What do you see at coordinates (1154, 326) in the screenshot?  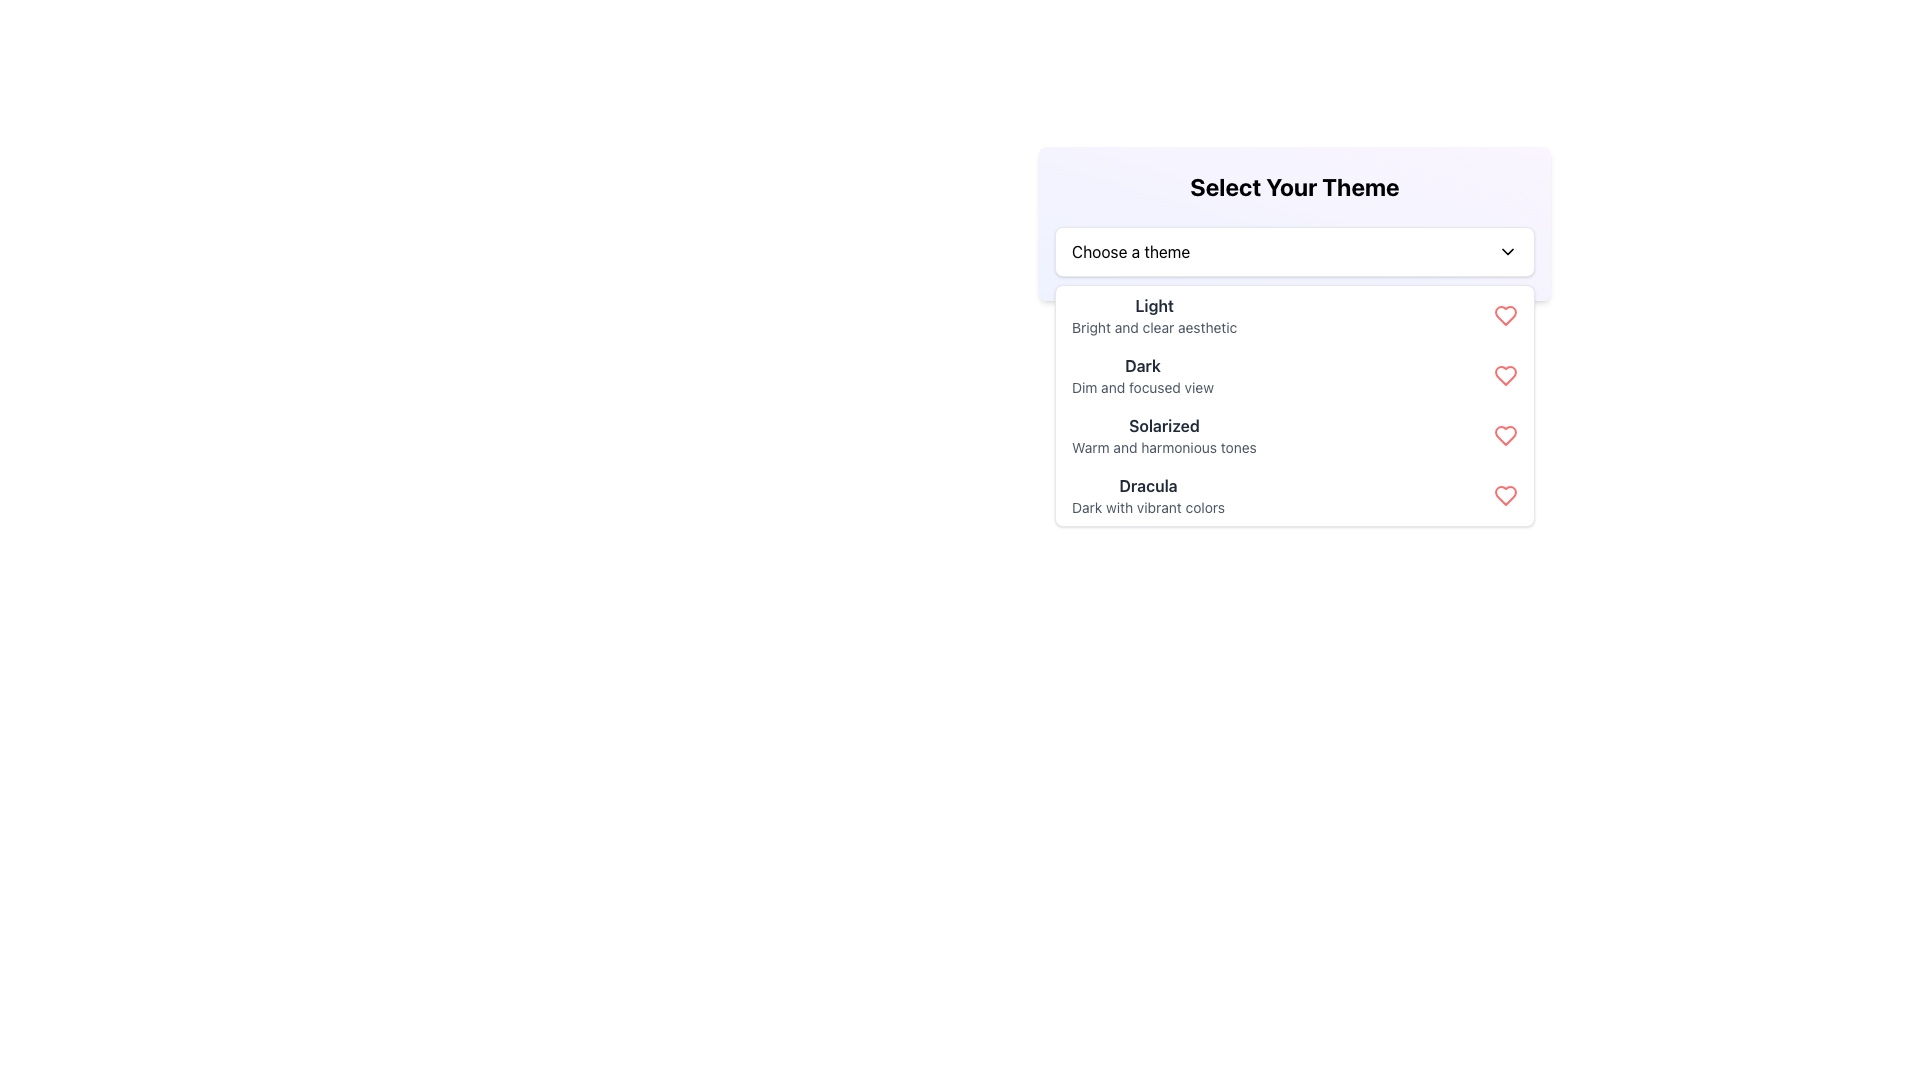 I see `the descriptive text label for the 'Light' theme option located below the main label in the dropdown menu` at bounding box center [1154, 326].